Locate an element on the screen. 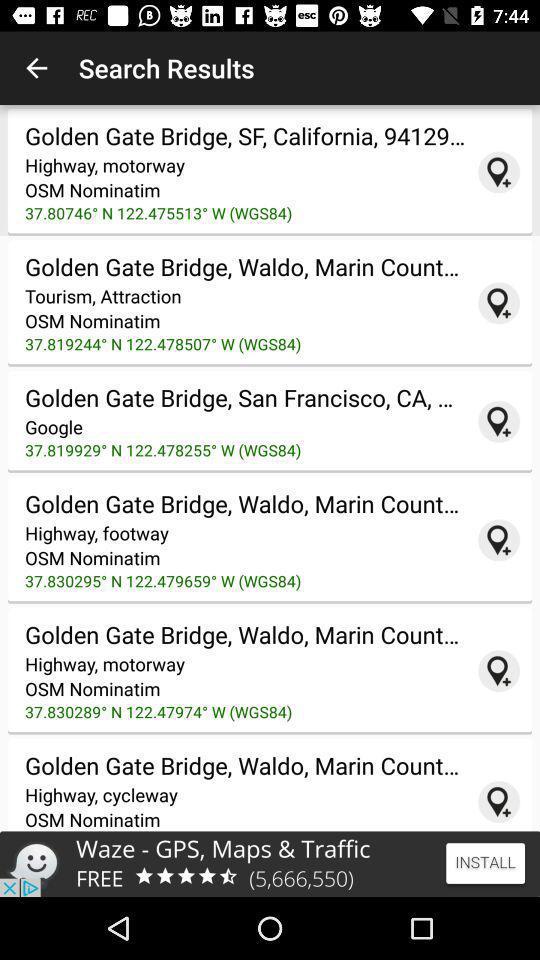 Image resolution: width=540 pixels, height=960 pixels. to map is located at coordinates (498, 421).